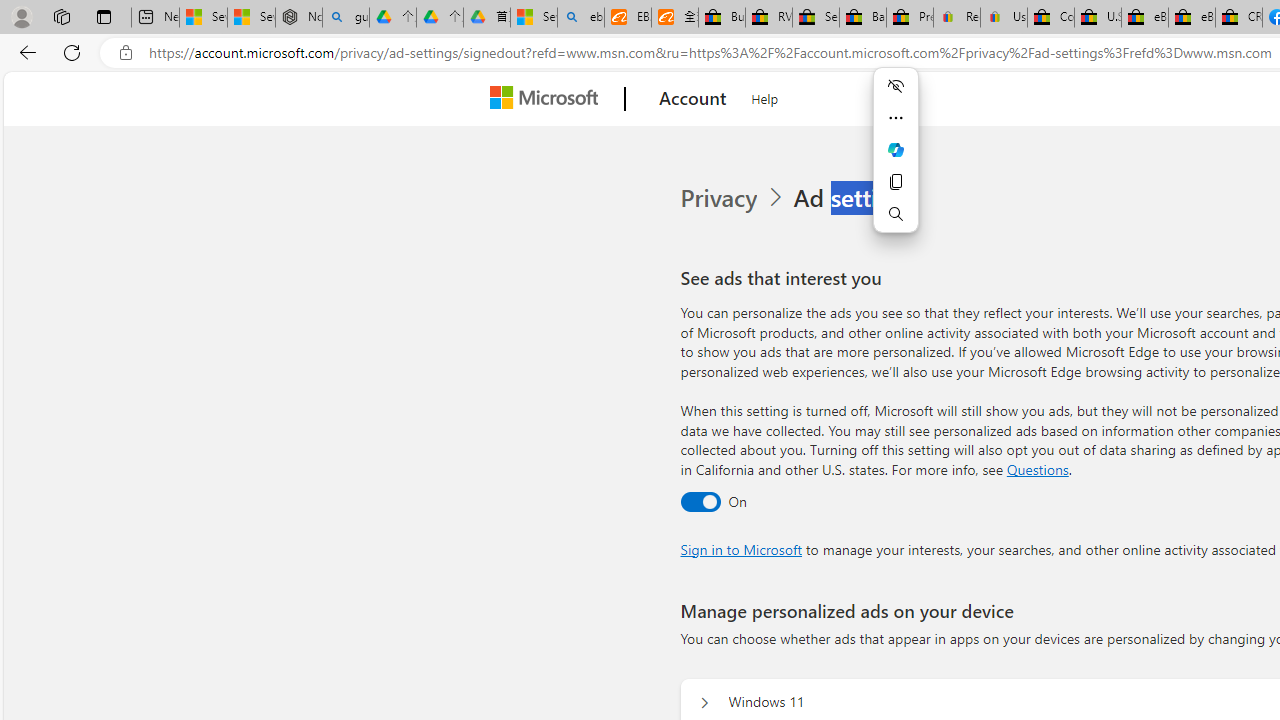 Image resolution: width=1280 pixels, height=720 pixels. What do you see at coordinates (764, 96) in the screenshot?
I see `'Help'` at bounding box center [764, 96].